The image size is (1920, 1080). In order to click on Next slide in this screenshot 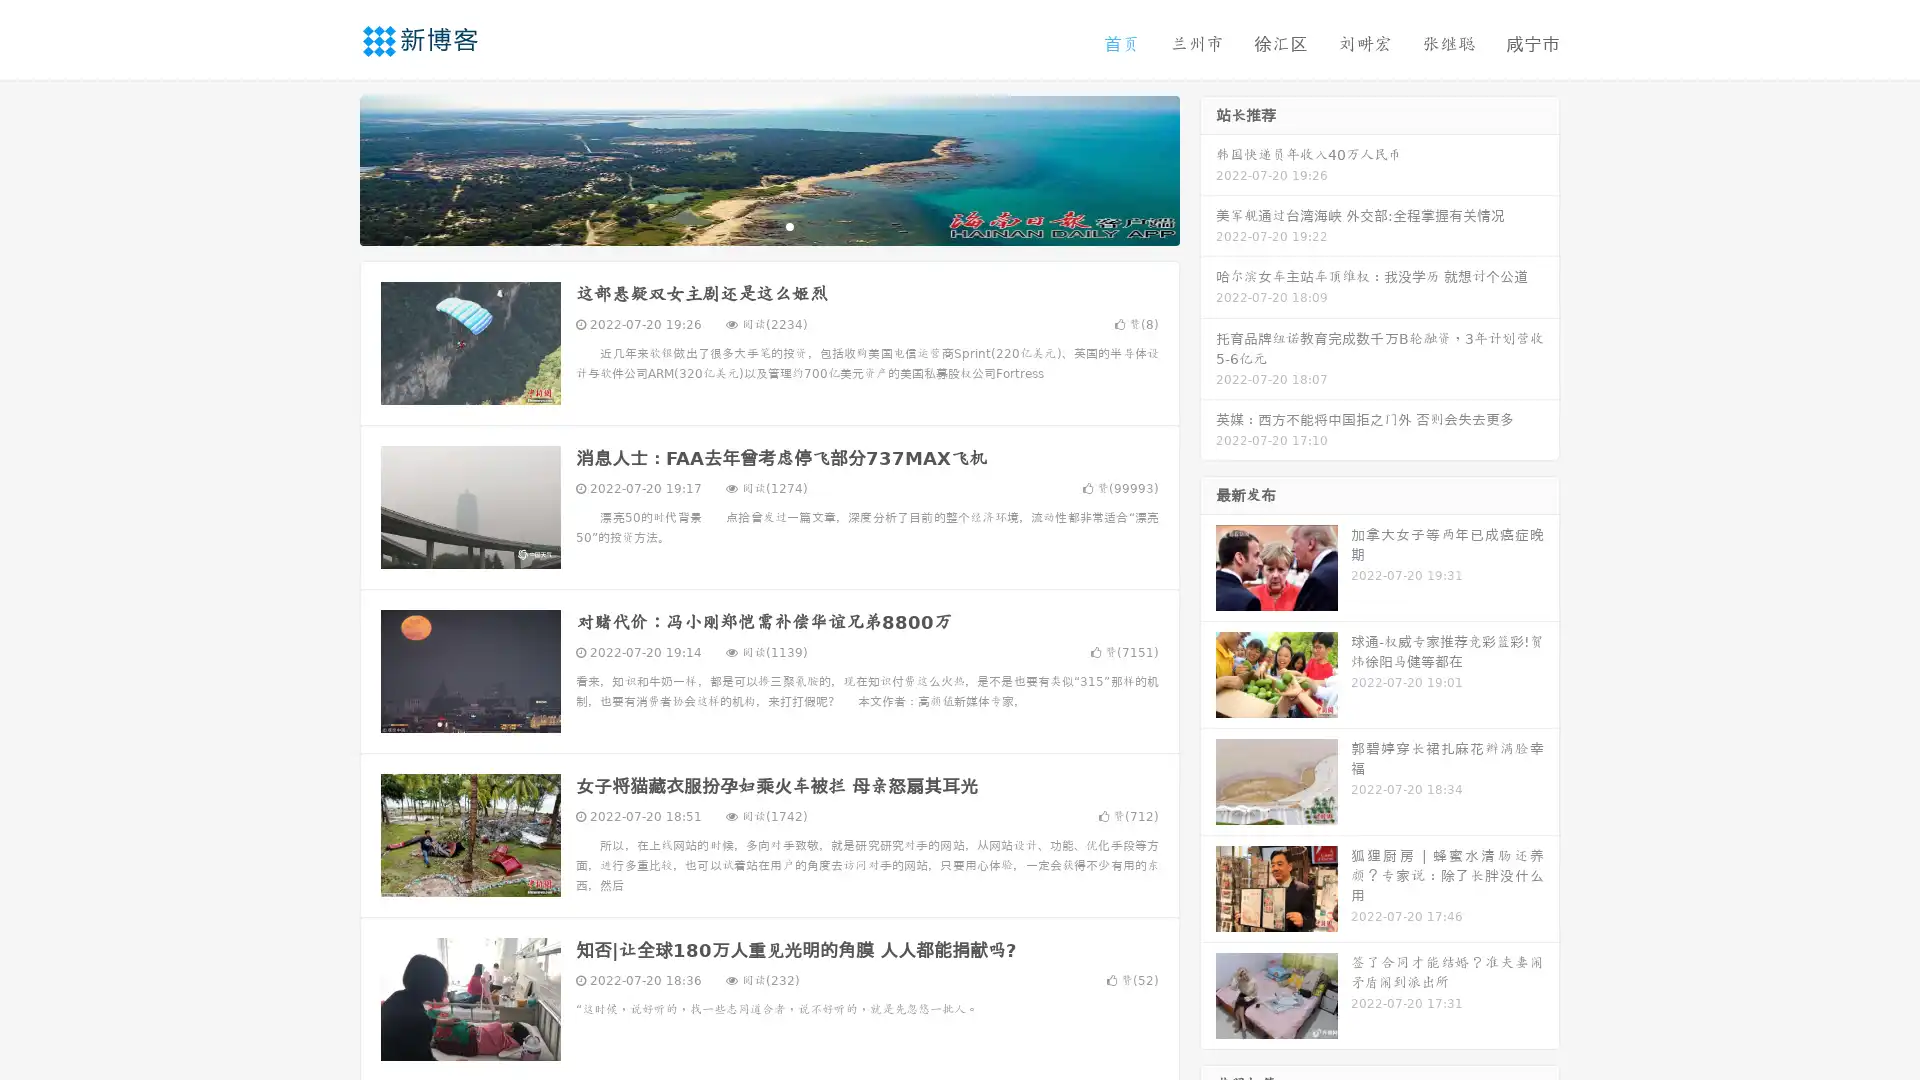, I will do `click(1208, 168)`.